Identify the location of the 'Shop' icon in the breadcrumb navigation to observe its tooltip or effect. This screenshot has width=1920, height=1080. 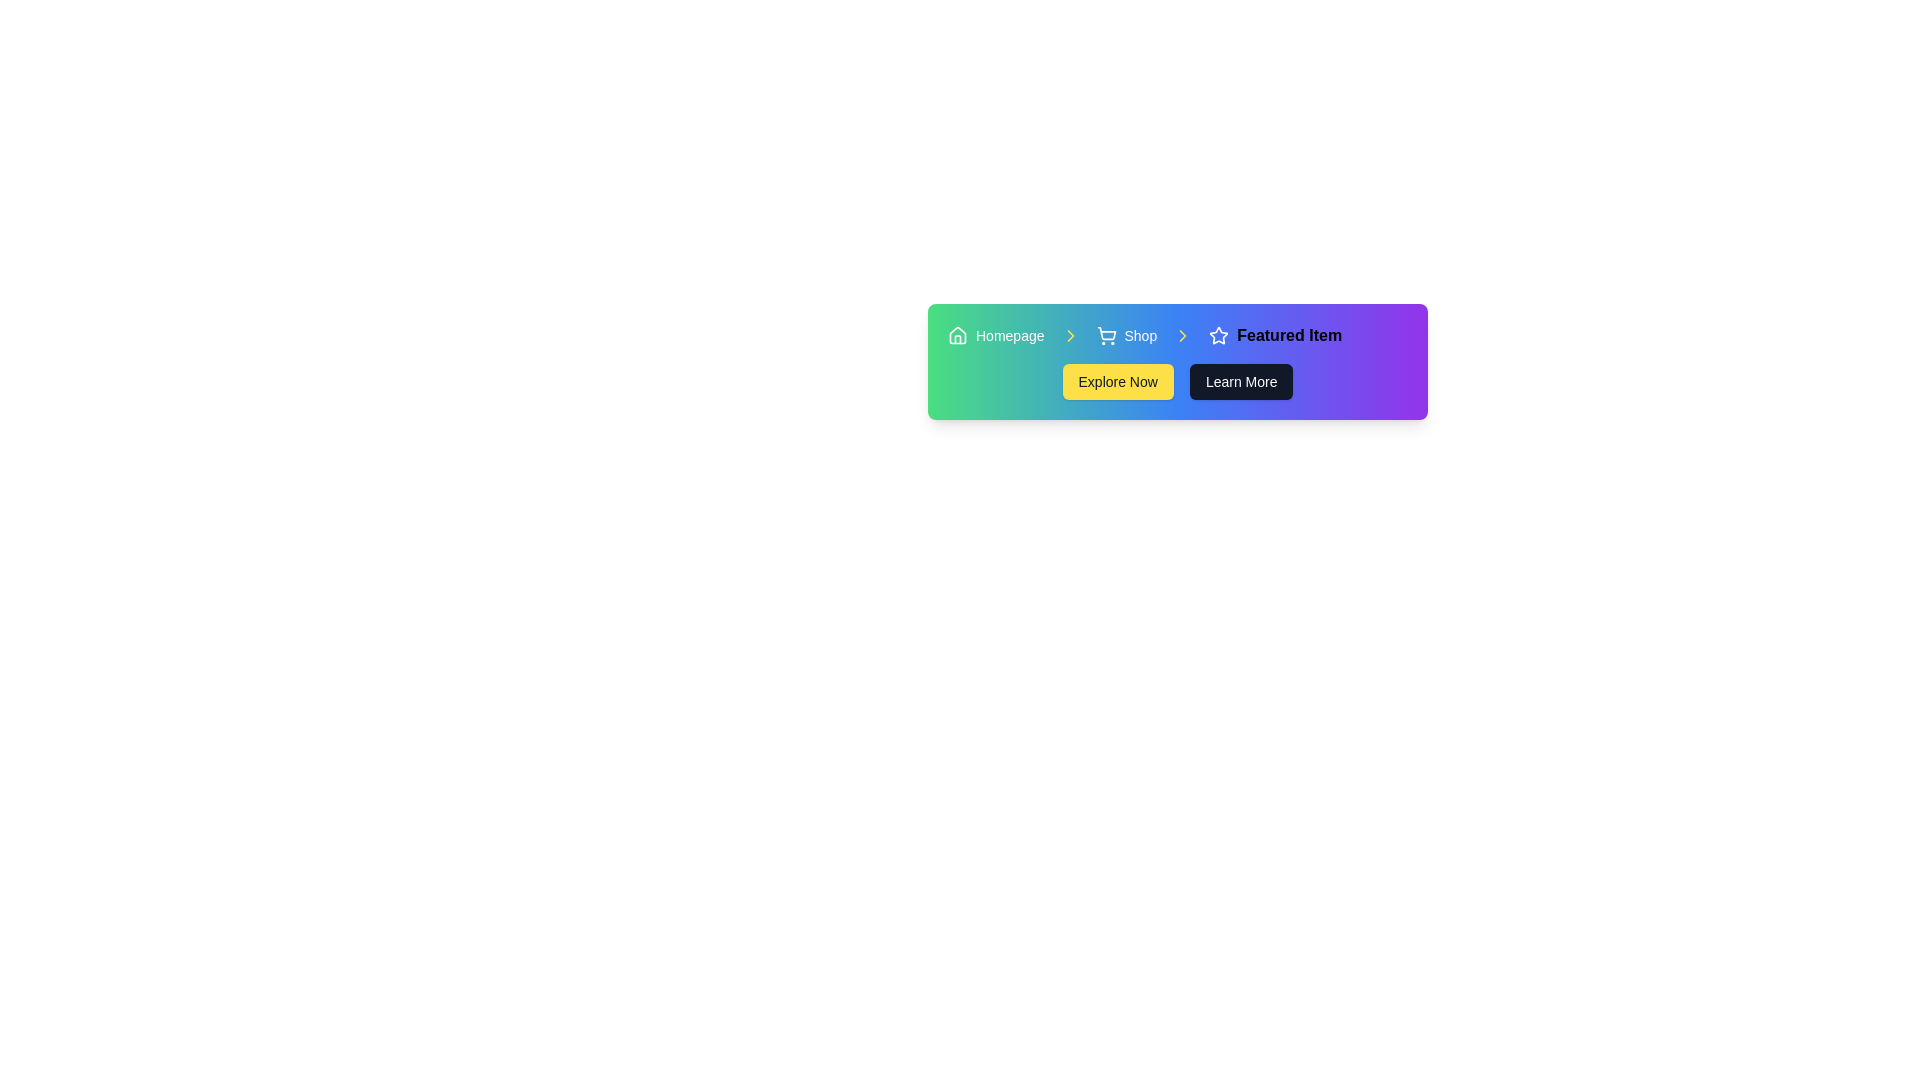
(1105, 332).